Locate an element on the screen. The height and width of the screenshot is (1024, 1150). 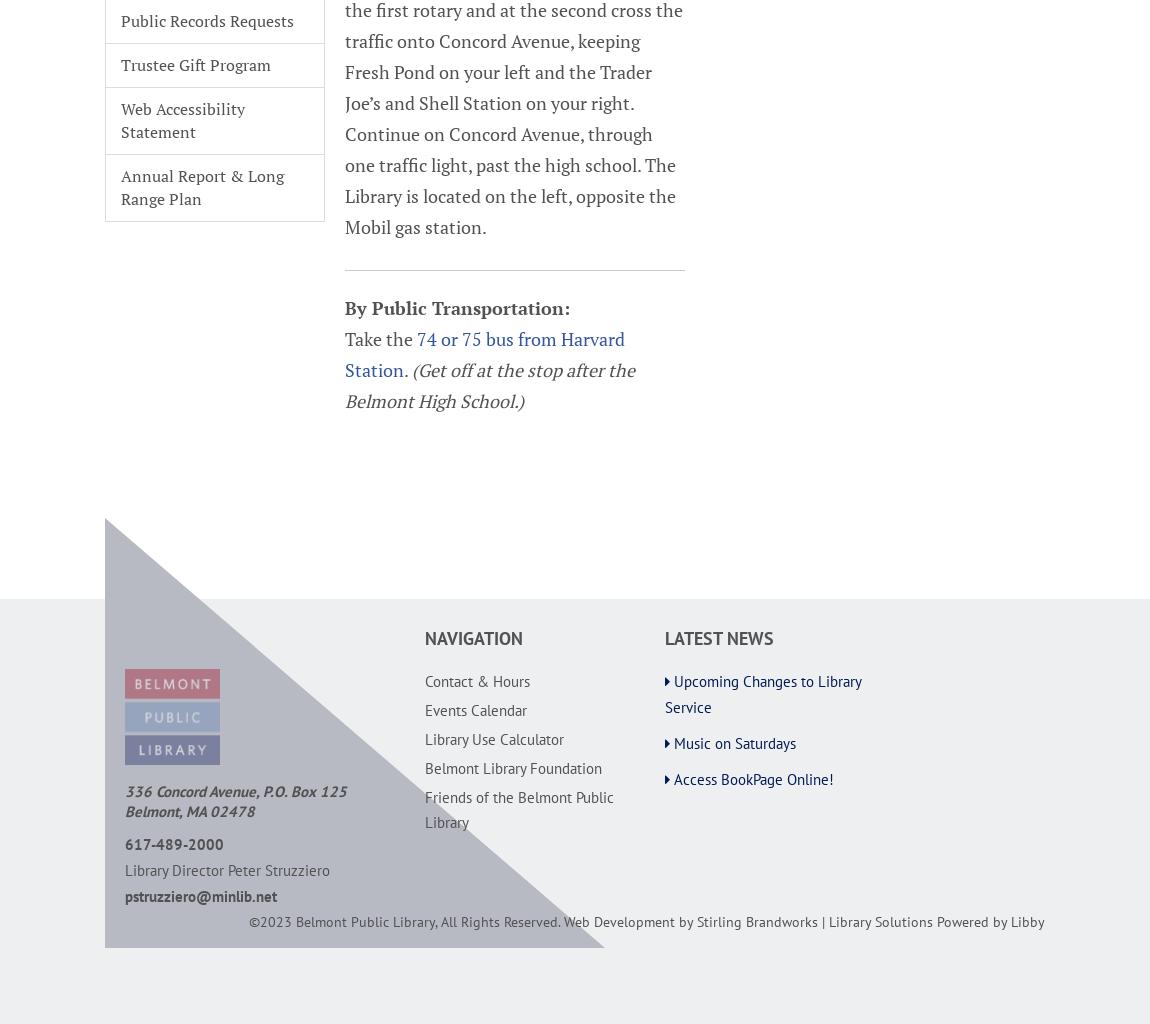
'Access BookPage Online!' is located at coordinates (667, 778).